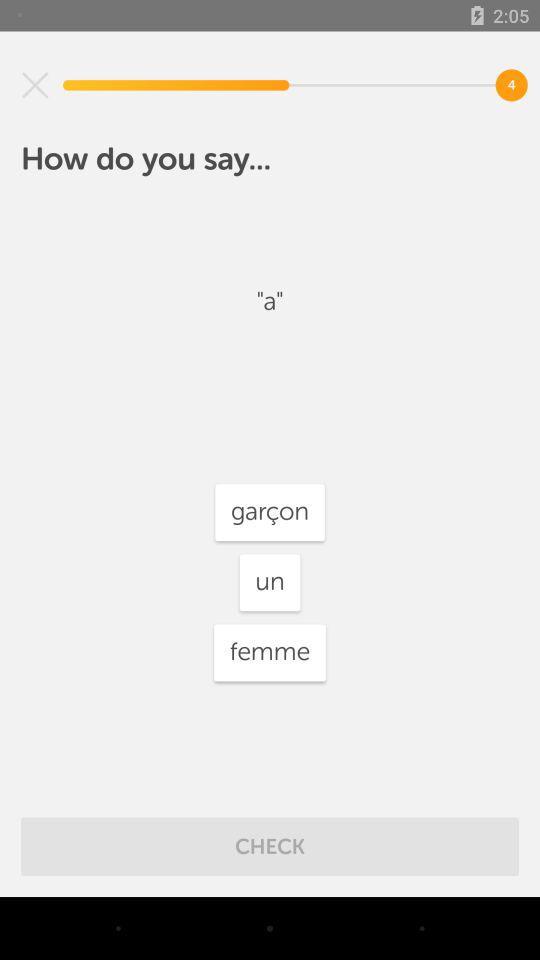 The height and width of the screenshot is (960, 540). What do you see at coordinates (270, 845) in the screenshot?
I see `check icon` at bounding box center [270, 845].